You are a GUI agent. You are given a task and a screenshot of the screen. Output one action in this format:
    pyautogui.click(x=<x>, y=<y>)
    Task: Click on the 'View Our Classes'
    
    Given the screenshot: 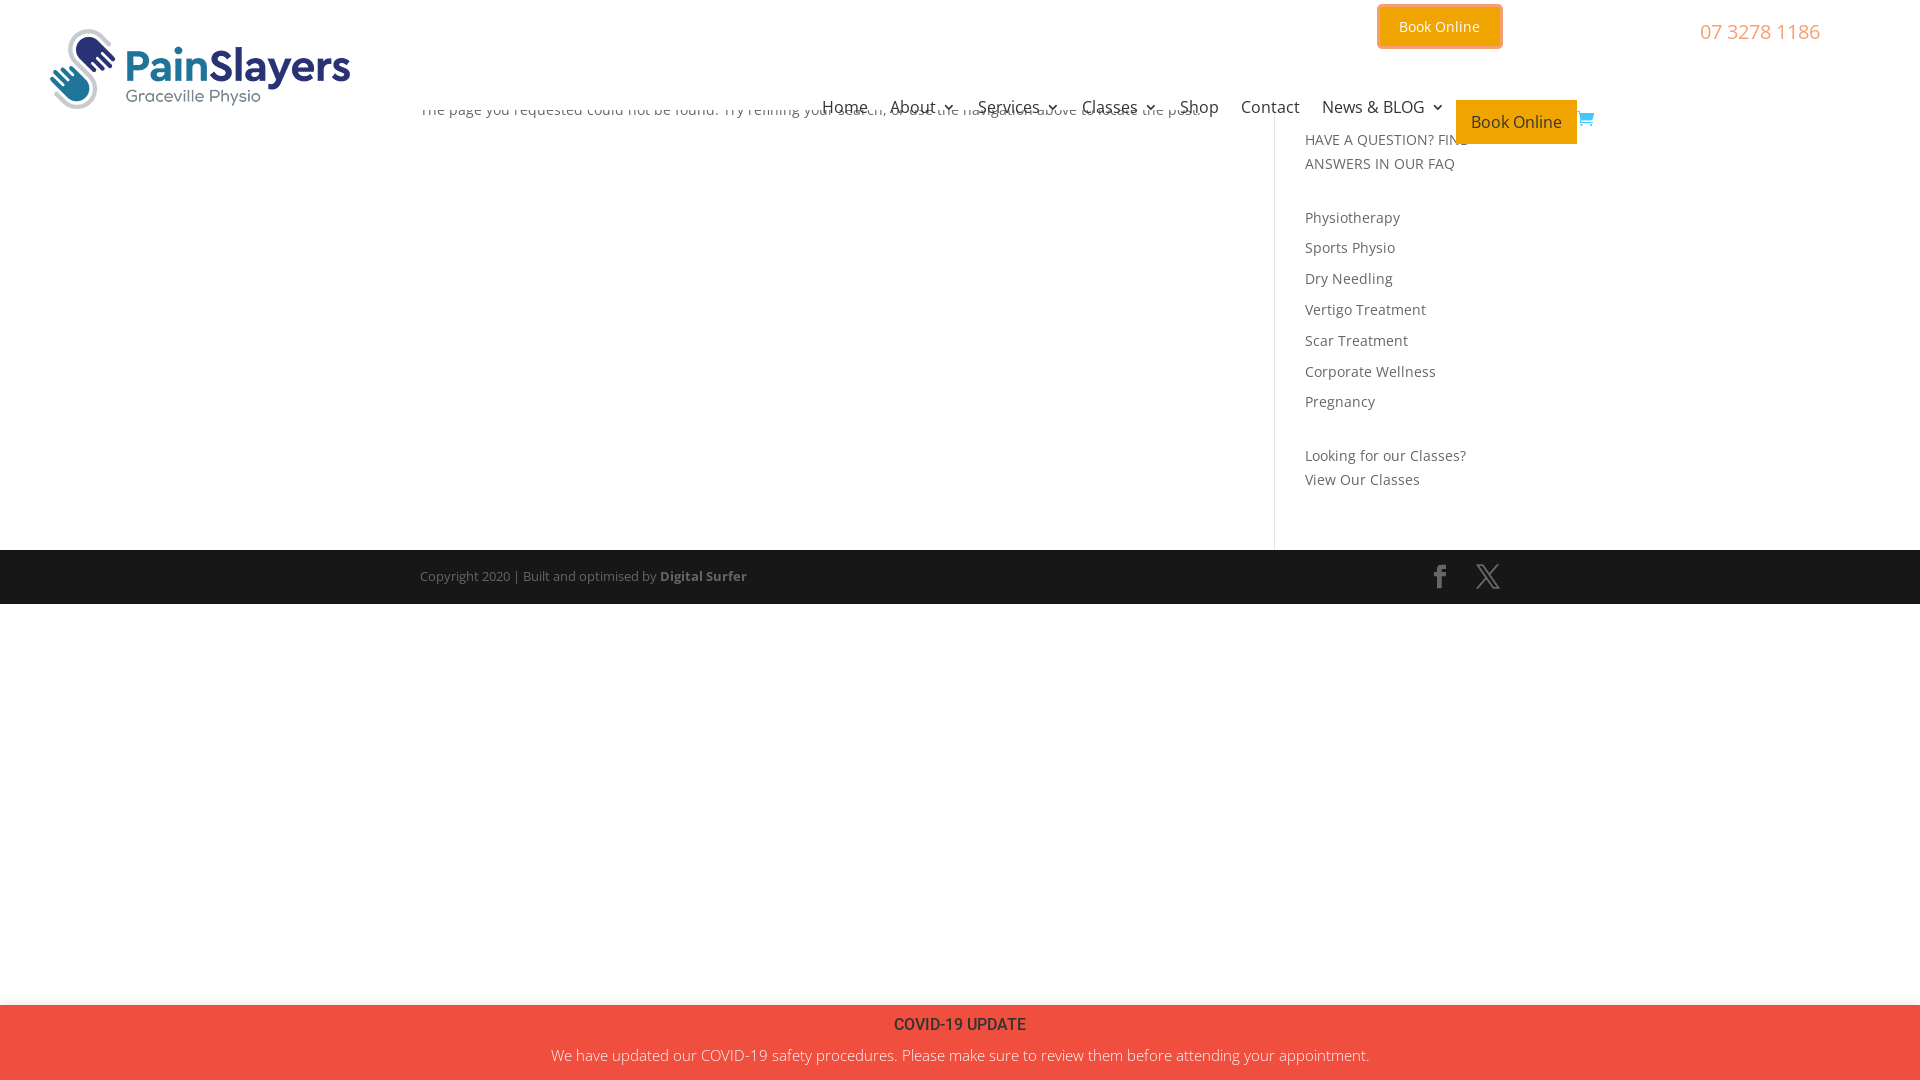 What is the action you would take?
    pyautogui.click(x=1361, y=479)
    